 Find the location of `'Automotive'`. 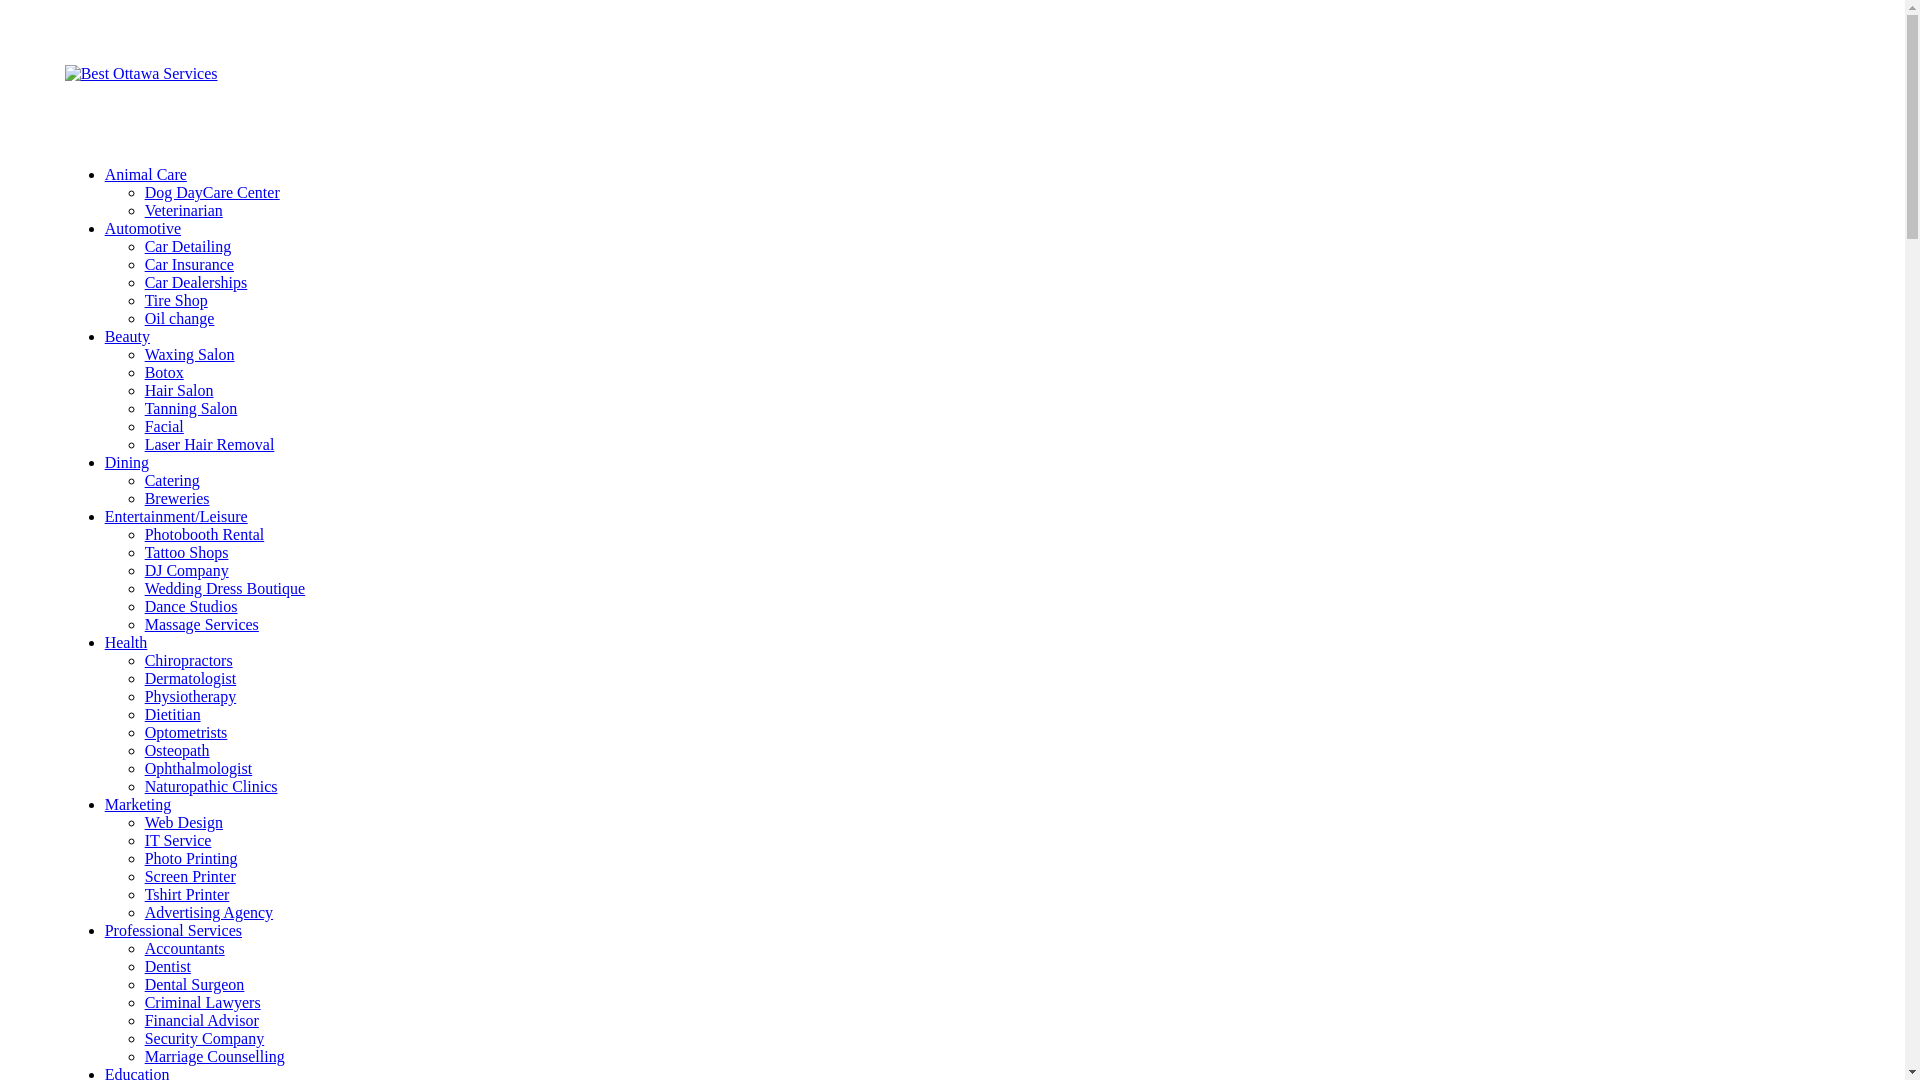

'Automotive' is located at coordinates (142, 227).